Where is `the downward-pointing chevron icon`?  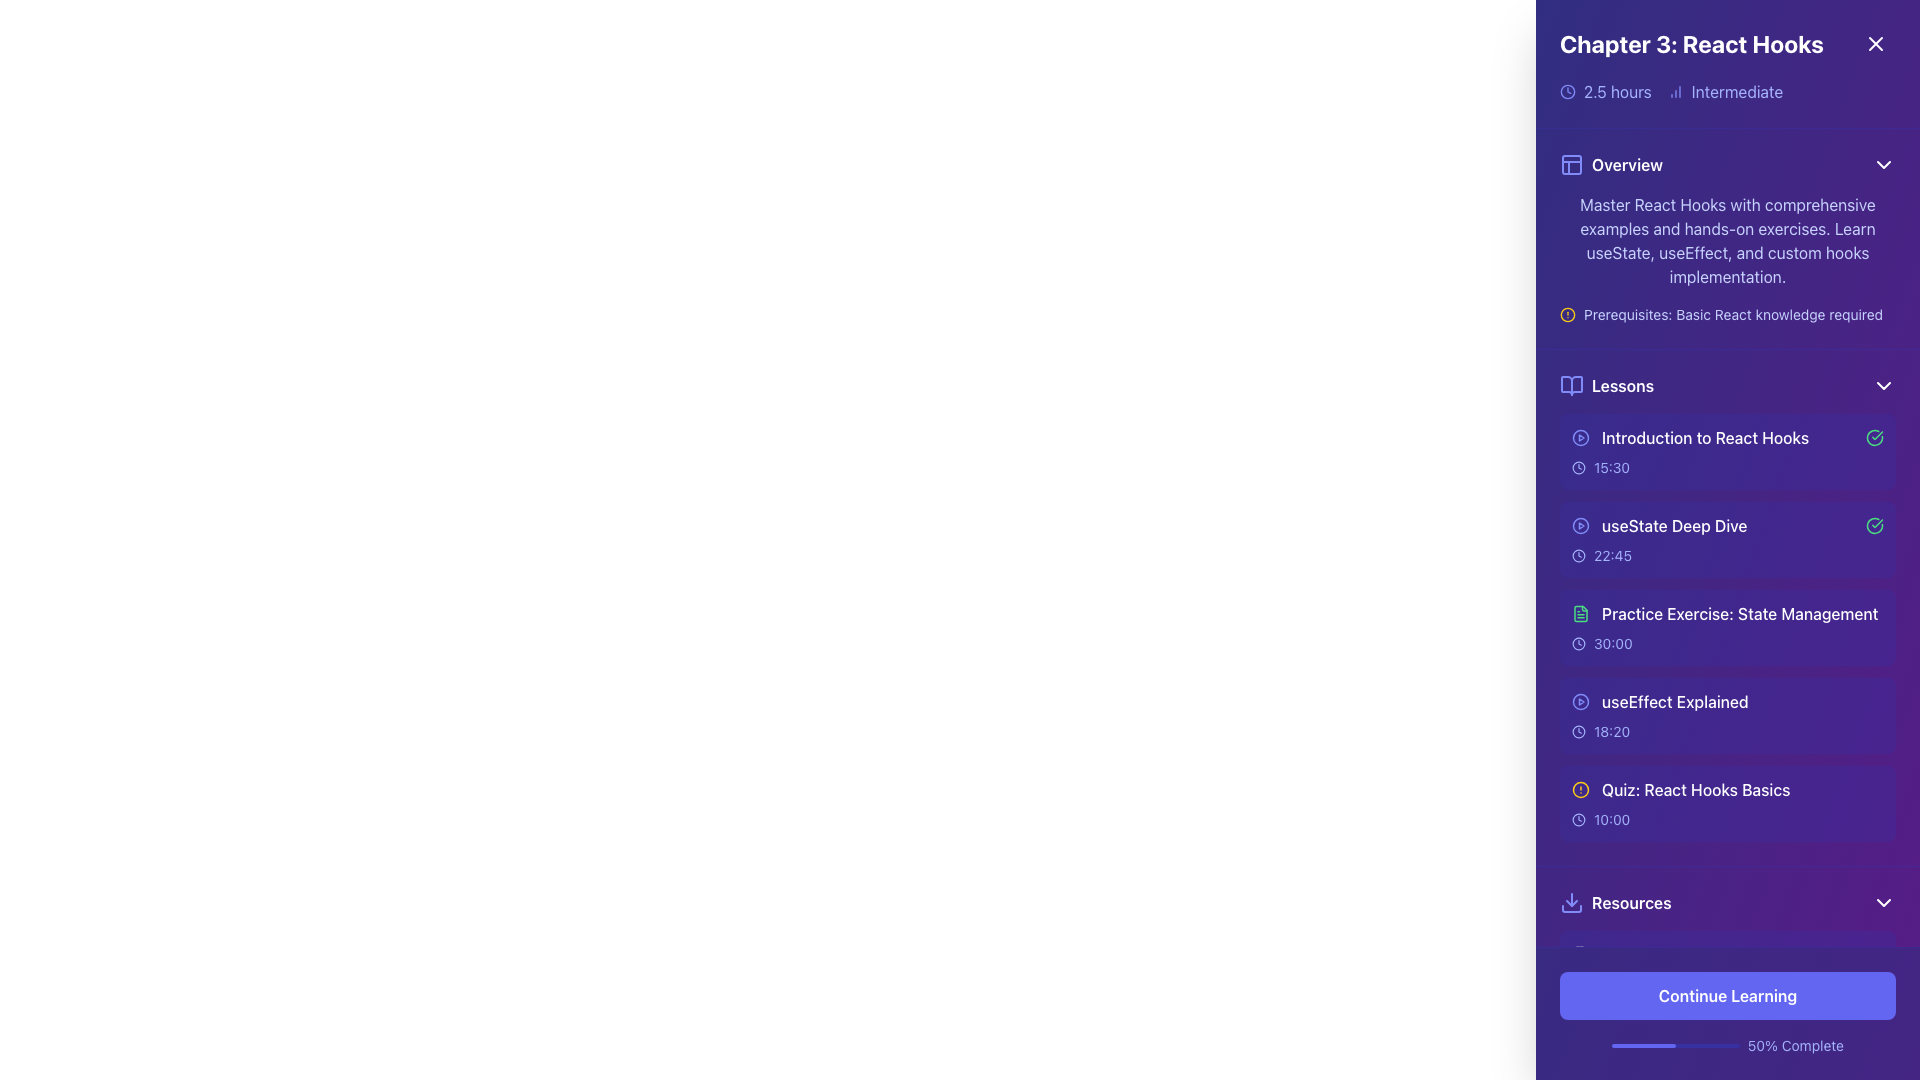 the downward-pointing chevron icon is located at coordinates (1882, 164).